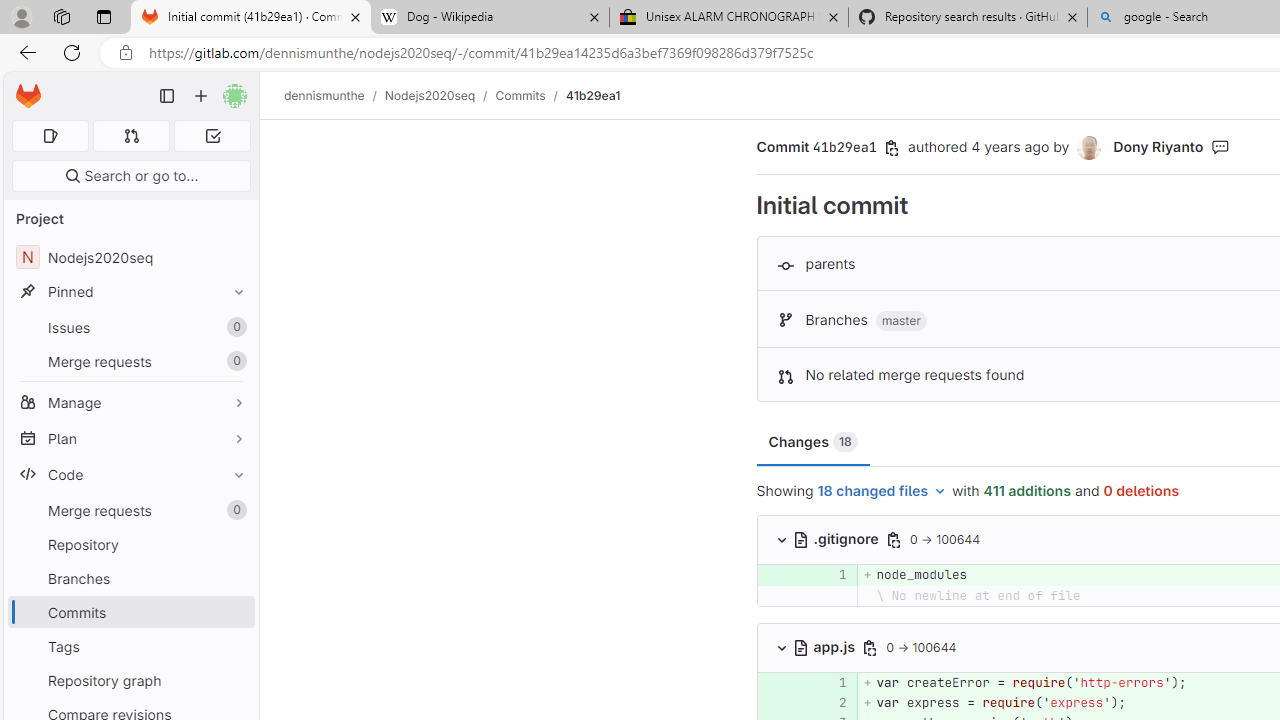  Describe the element at coordinates (829, 701) in the screenshot. I see `'2'` at that location.